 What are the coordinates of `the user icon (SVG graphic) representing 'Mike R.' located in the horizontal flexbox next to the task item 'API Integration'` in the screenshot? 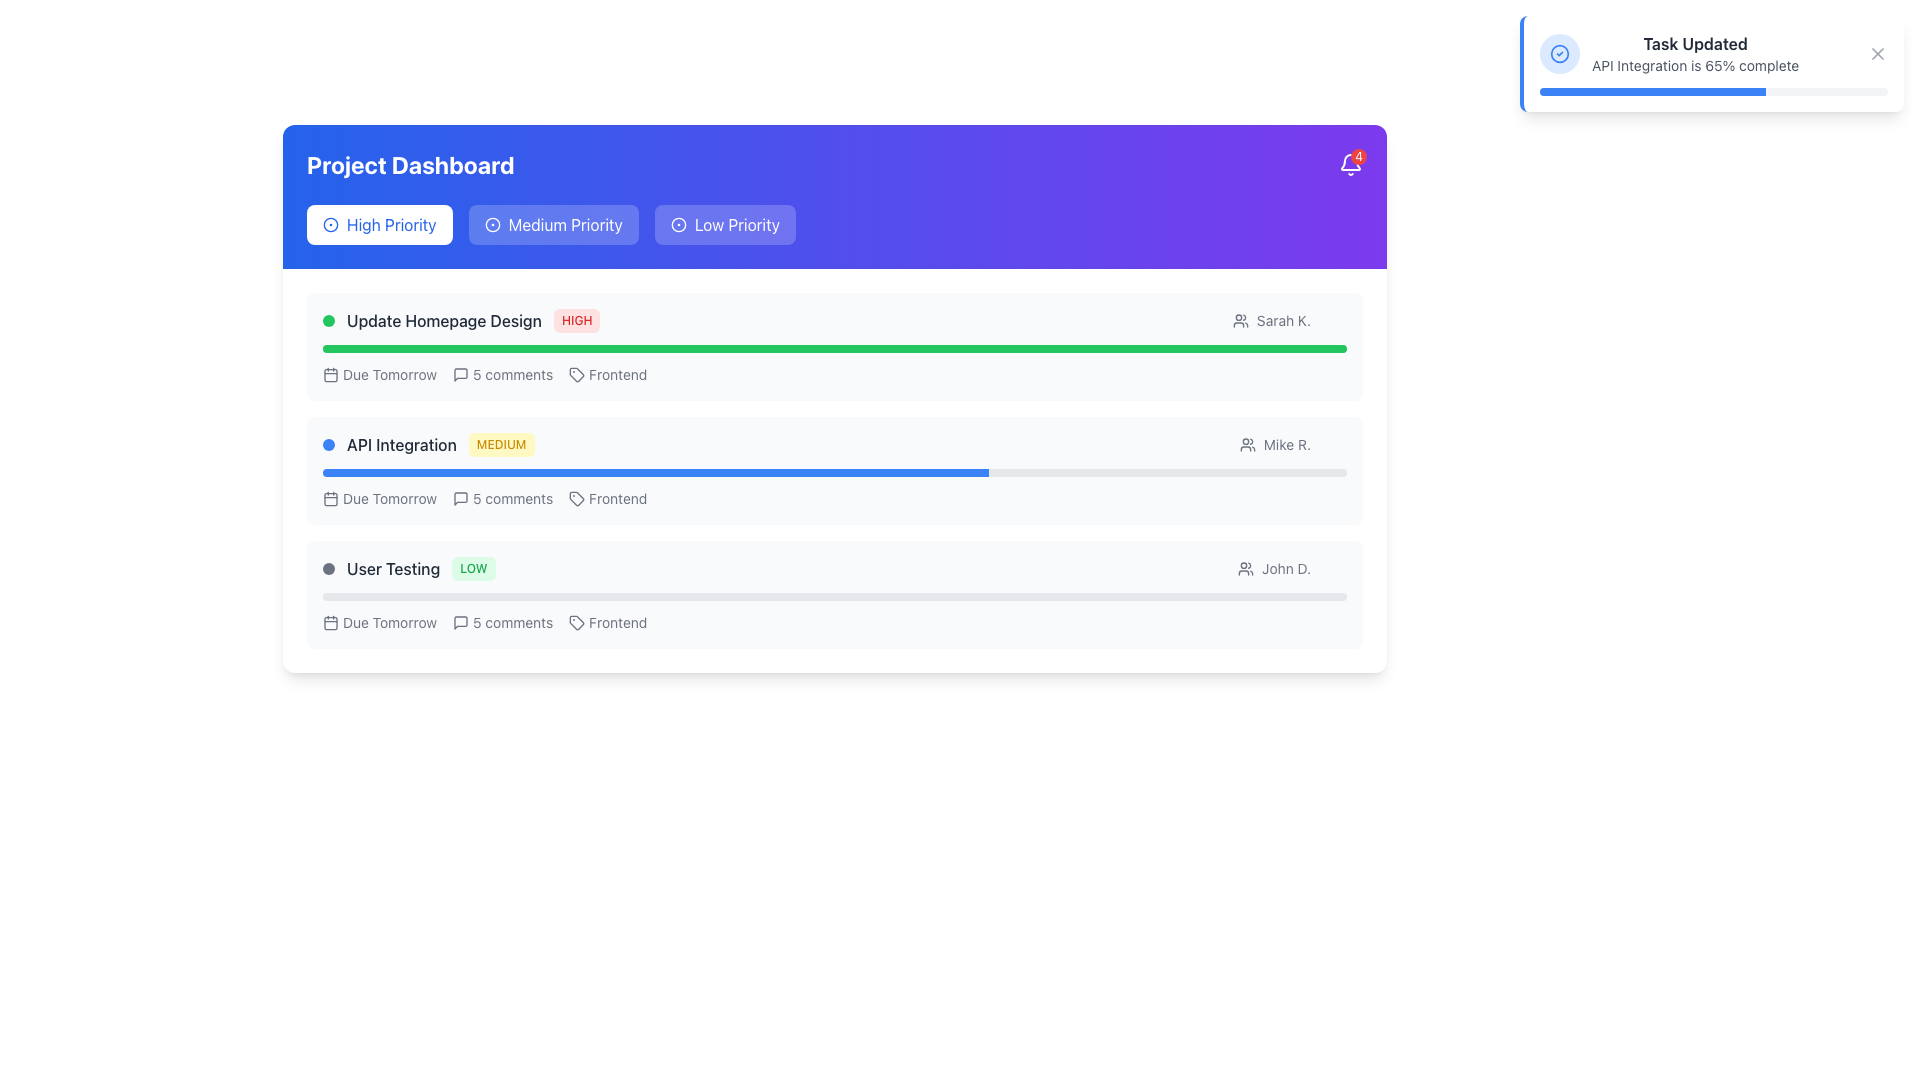 It's located at (1246, 443).